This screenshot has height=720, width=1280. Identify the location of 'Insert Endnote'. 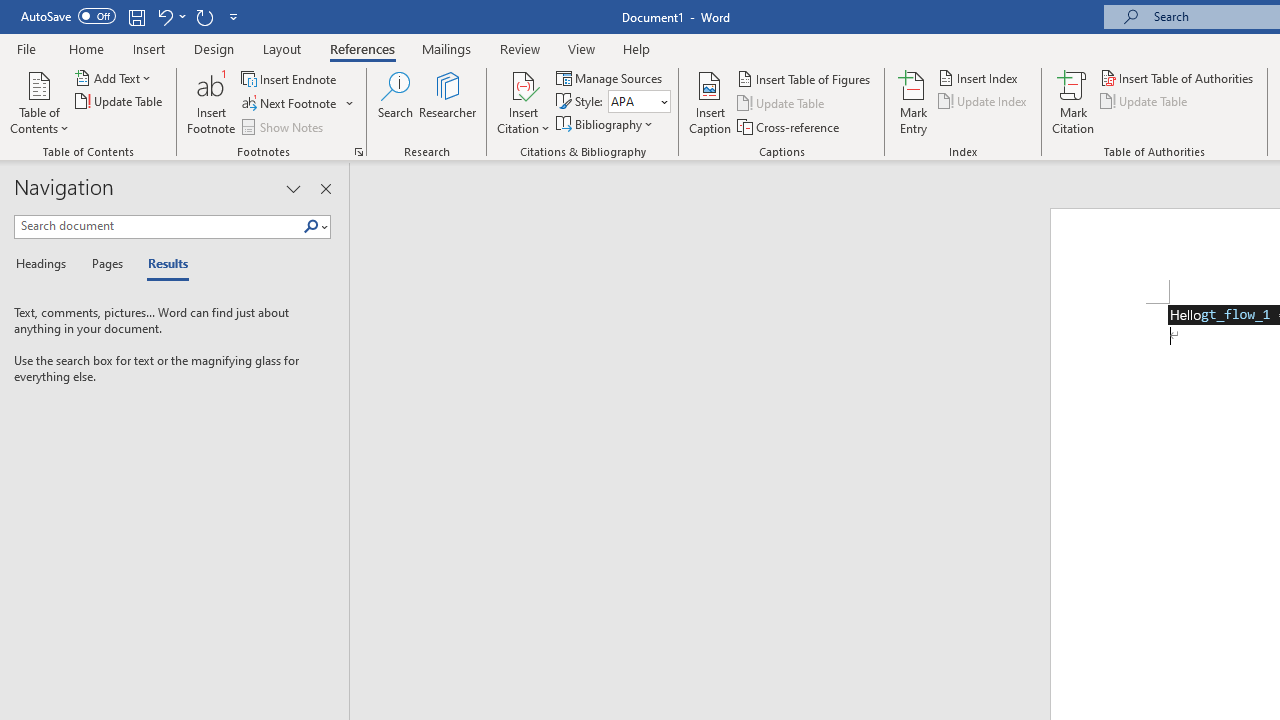
(289, 78).